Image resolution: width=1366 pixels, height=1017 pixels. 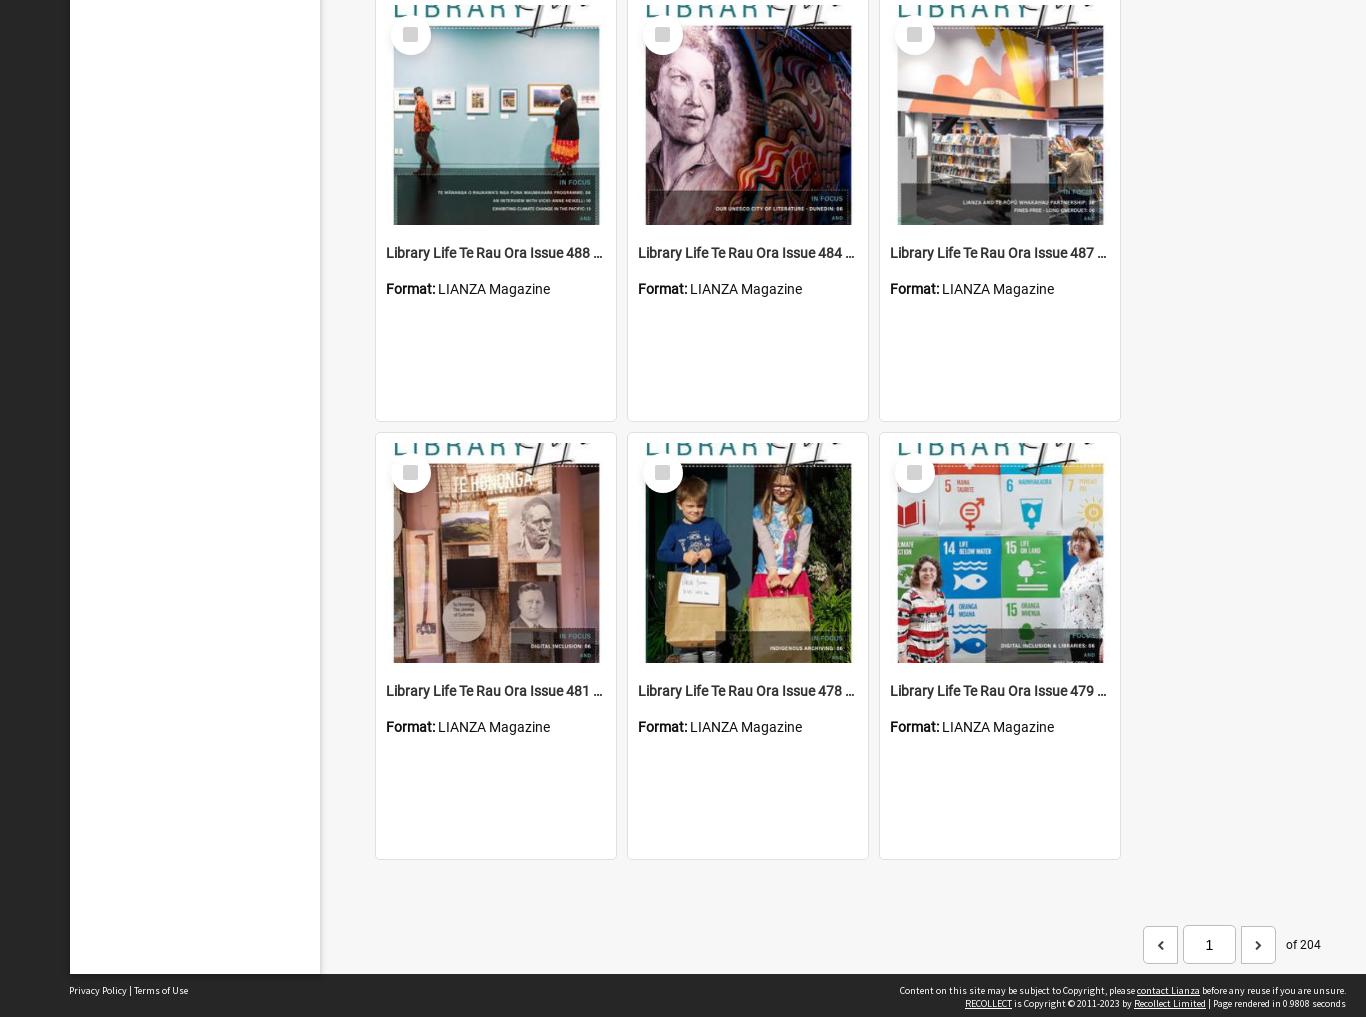 What do you see at coordinates (532, 689) in the screenshot?
I see `'Library Life Te Rau Ora Issue 481 October 2020'` at bounding box center [532, 689].